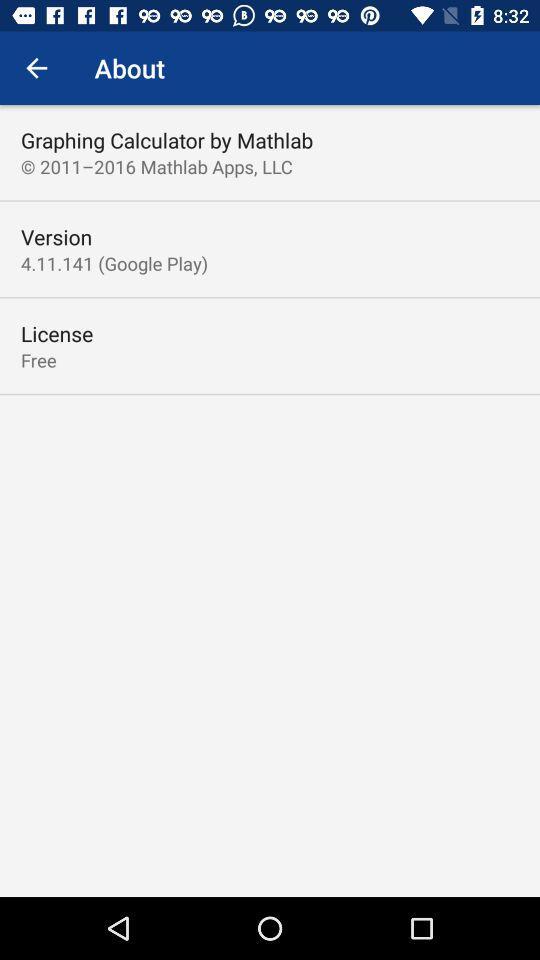  What do you see at coordinates (166, 139) in the screenshot?
I see `graphing calculator by item` at bounding box center [166, 139].